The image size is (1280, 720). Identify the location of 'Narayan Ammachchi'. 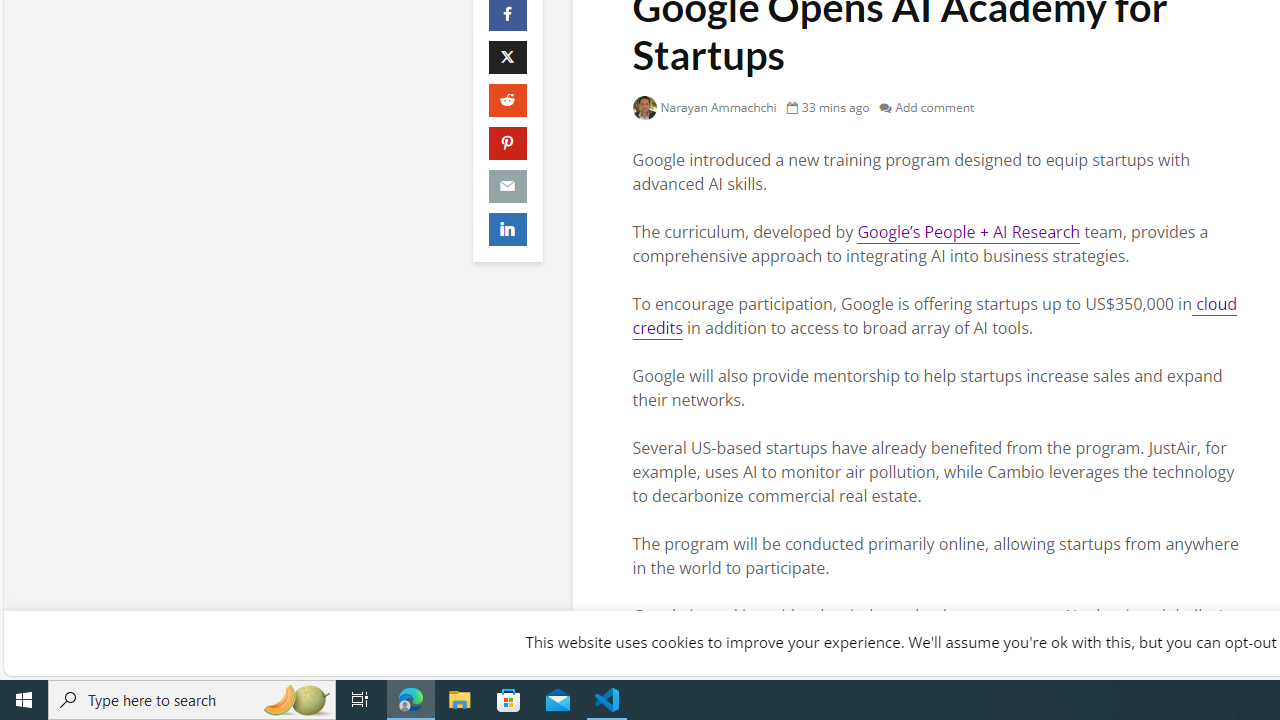
(704, 107).